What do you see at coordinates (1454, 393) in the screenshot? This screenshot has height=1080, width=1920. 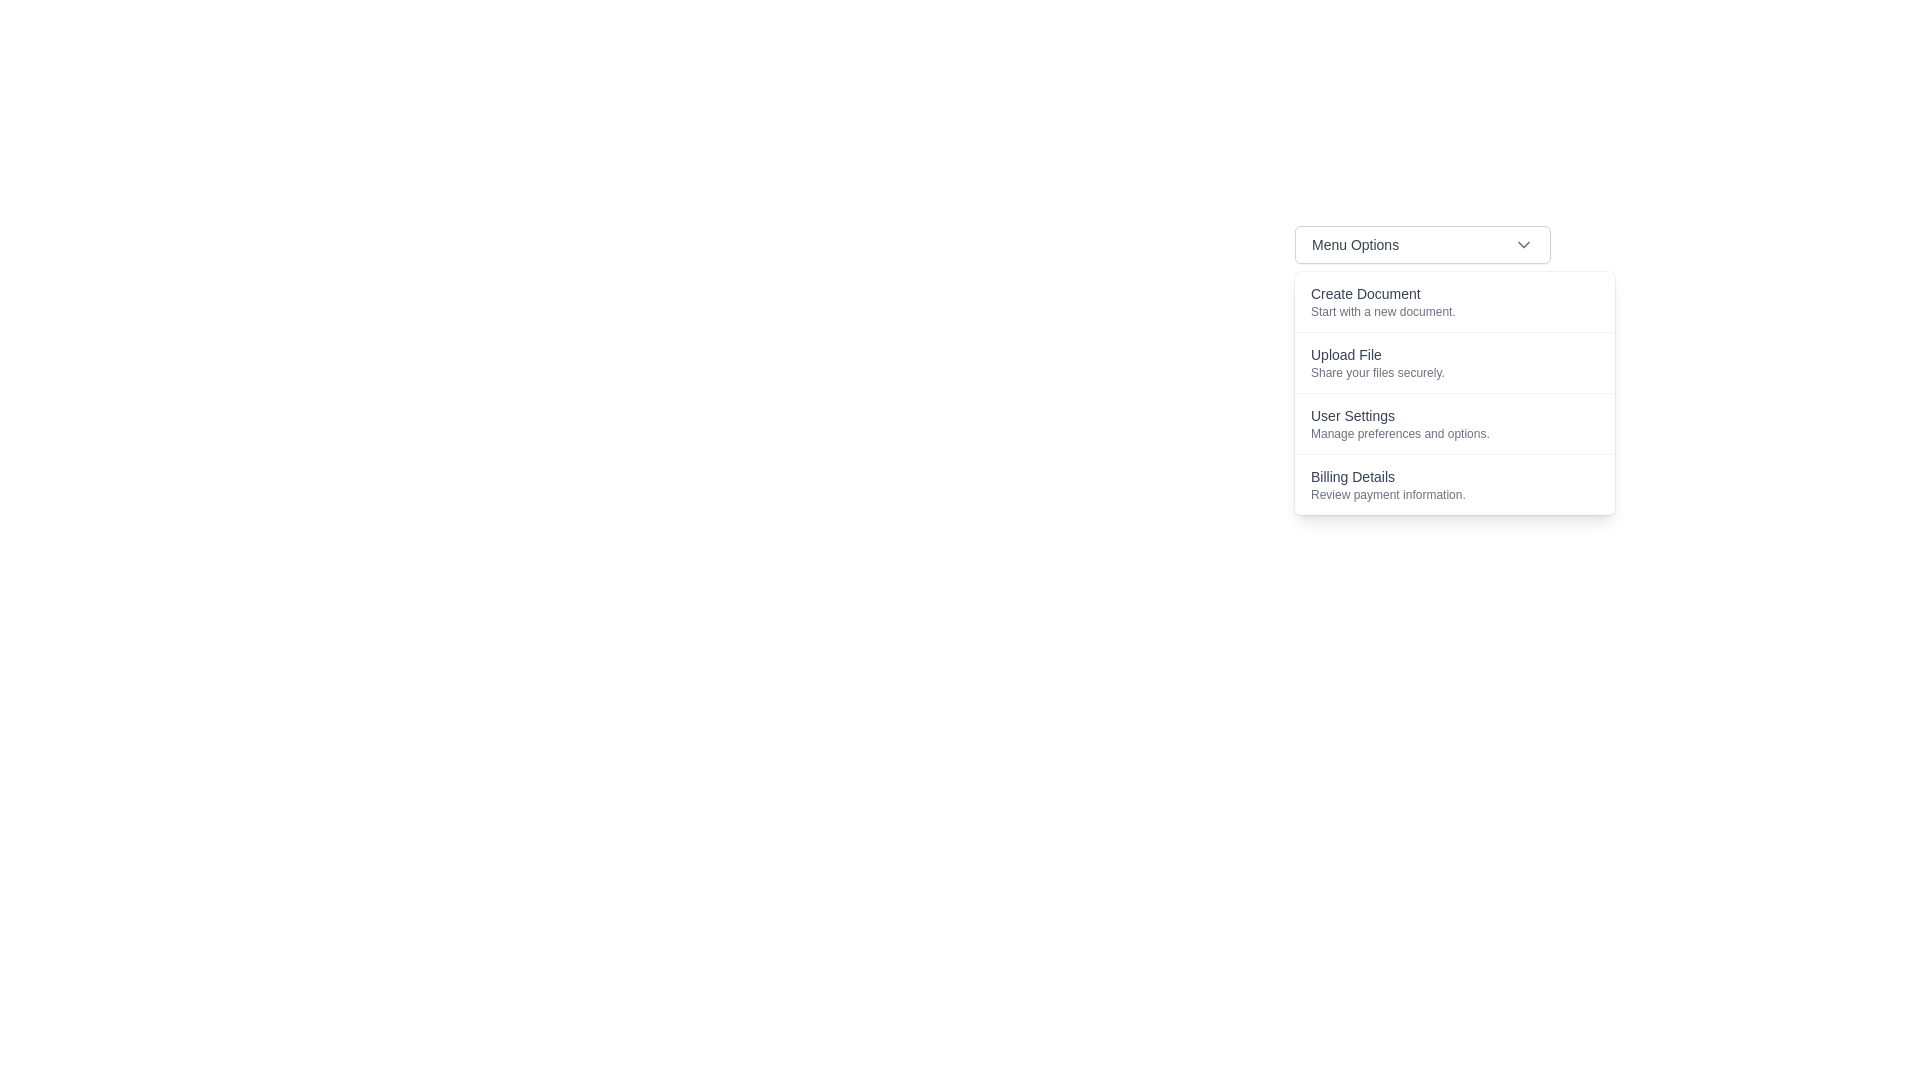 I see `the 'Upload File' dropdown menu item located below the 'Menu Options' button, which is the second item in the dropdown list` at bounding box center [1454, 393].